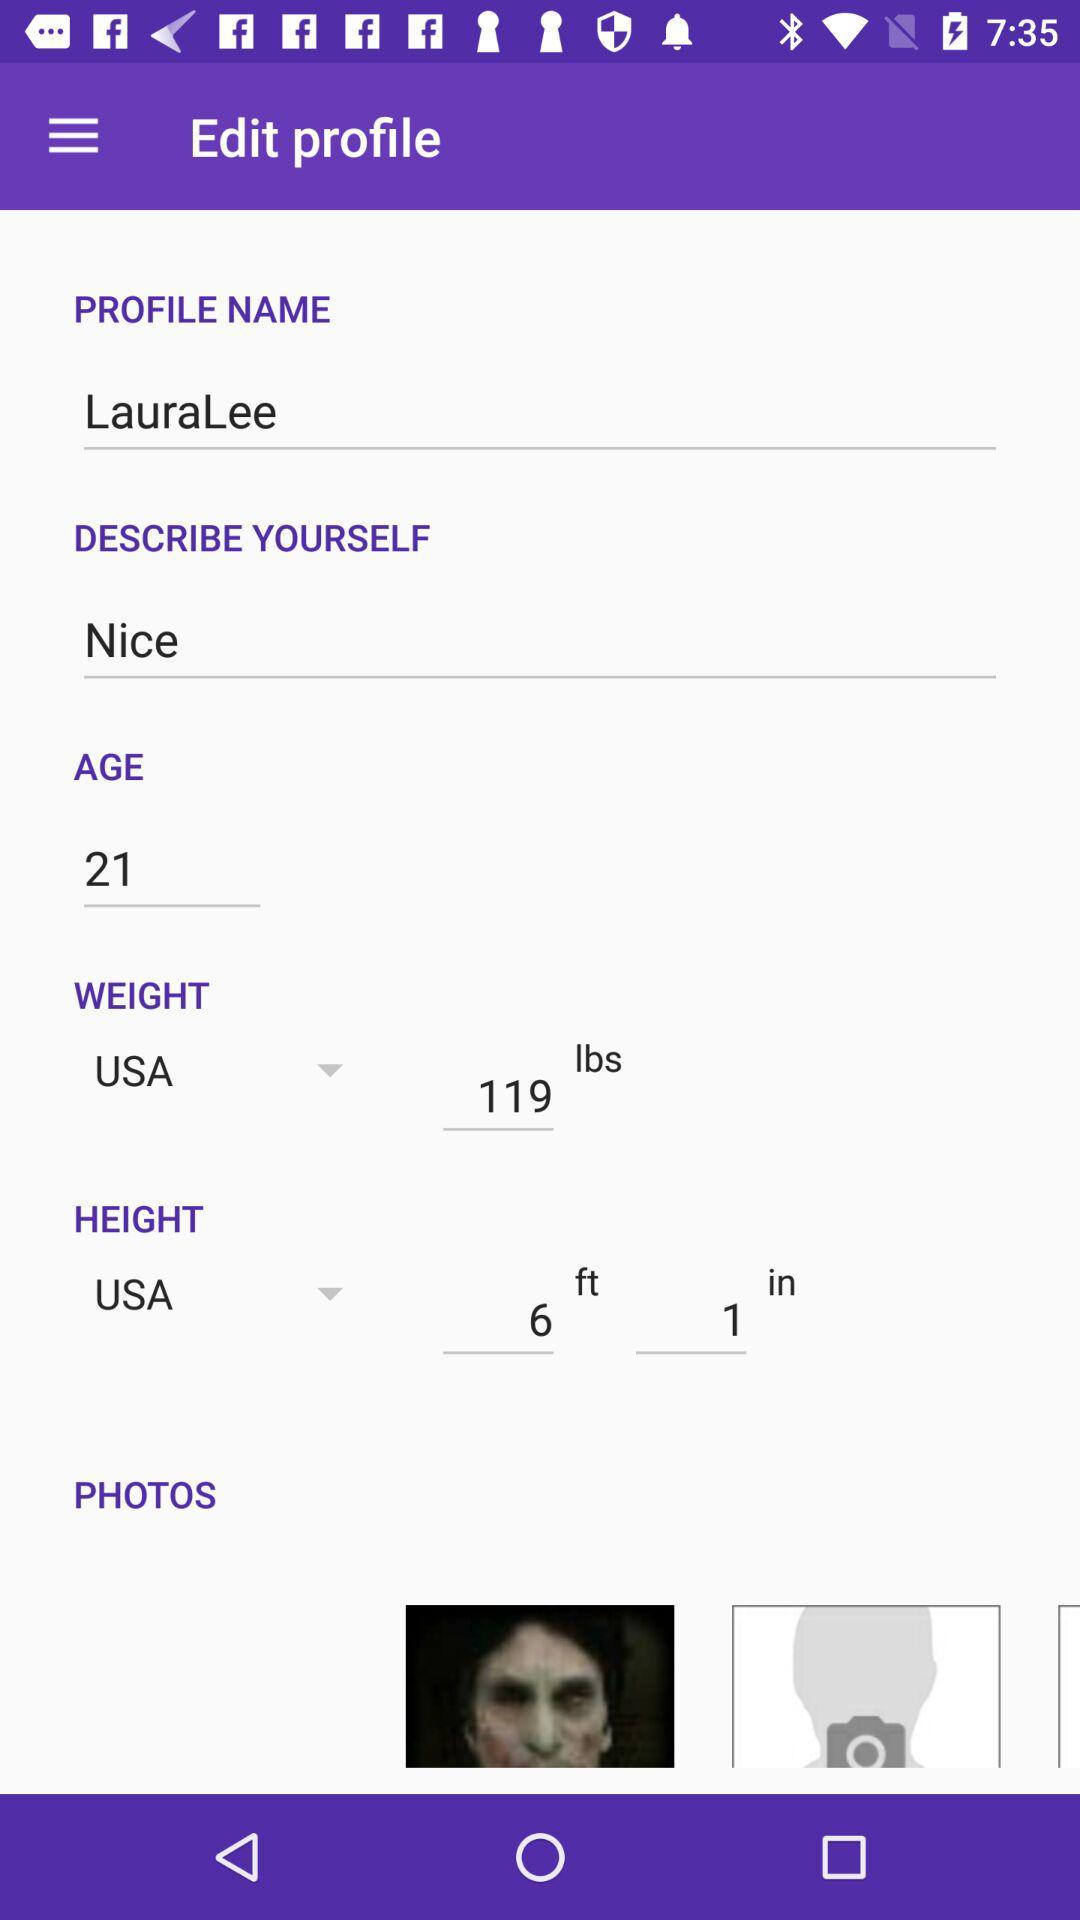 The image size is (1080, 1920). Describe the element at coordinates (497, 1093) in the screenshot. I see `icon to the left of the lbs` at that location.